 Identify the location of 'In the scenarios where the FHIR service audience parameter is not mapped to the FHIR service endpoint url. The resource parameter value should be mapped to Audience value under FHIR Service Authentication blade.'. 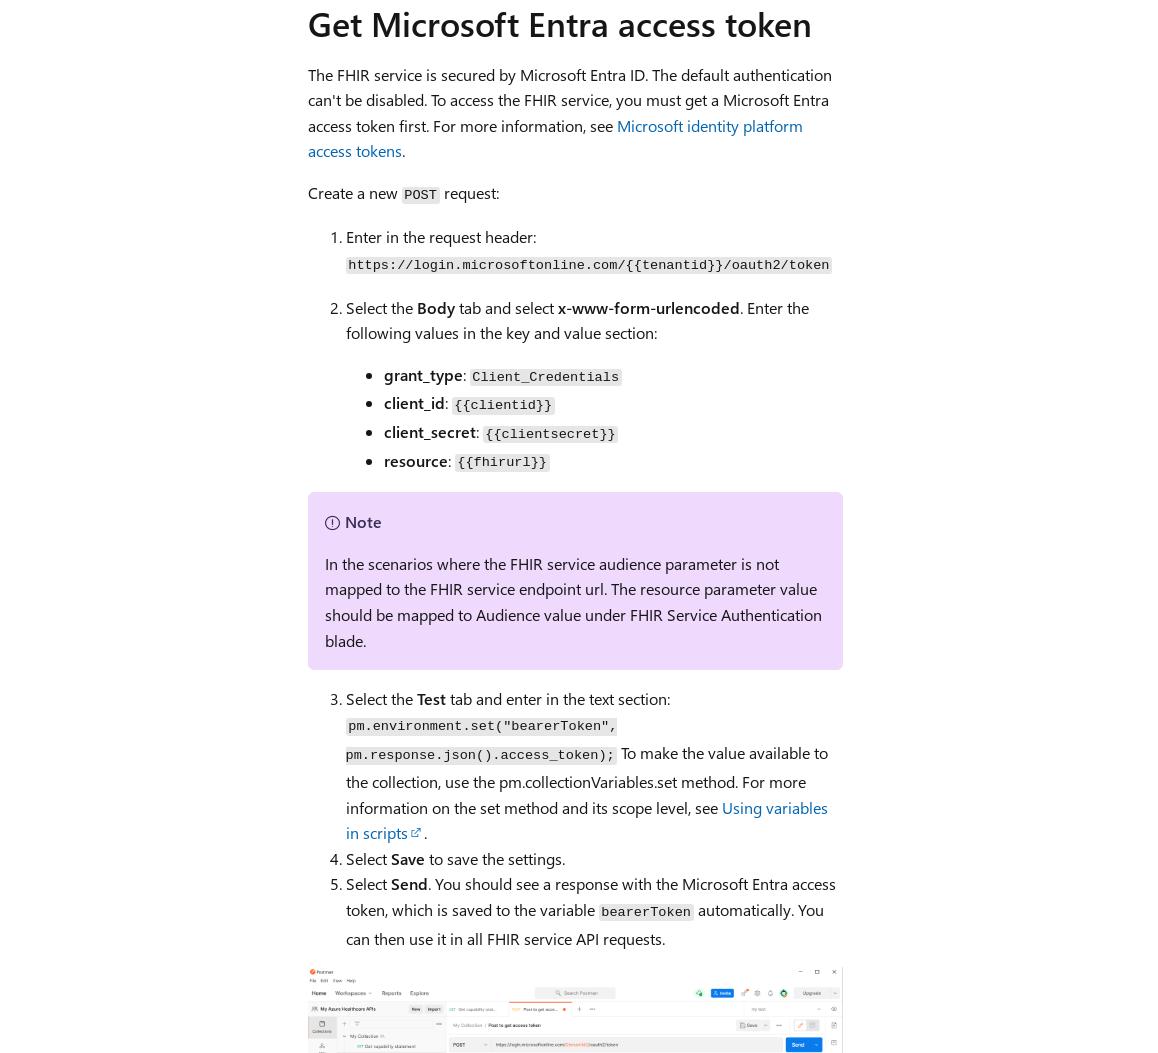
(572, 601).